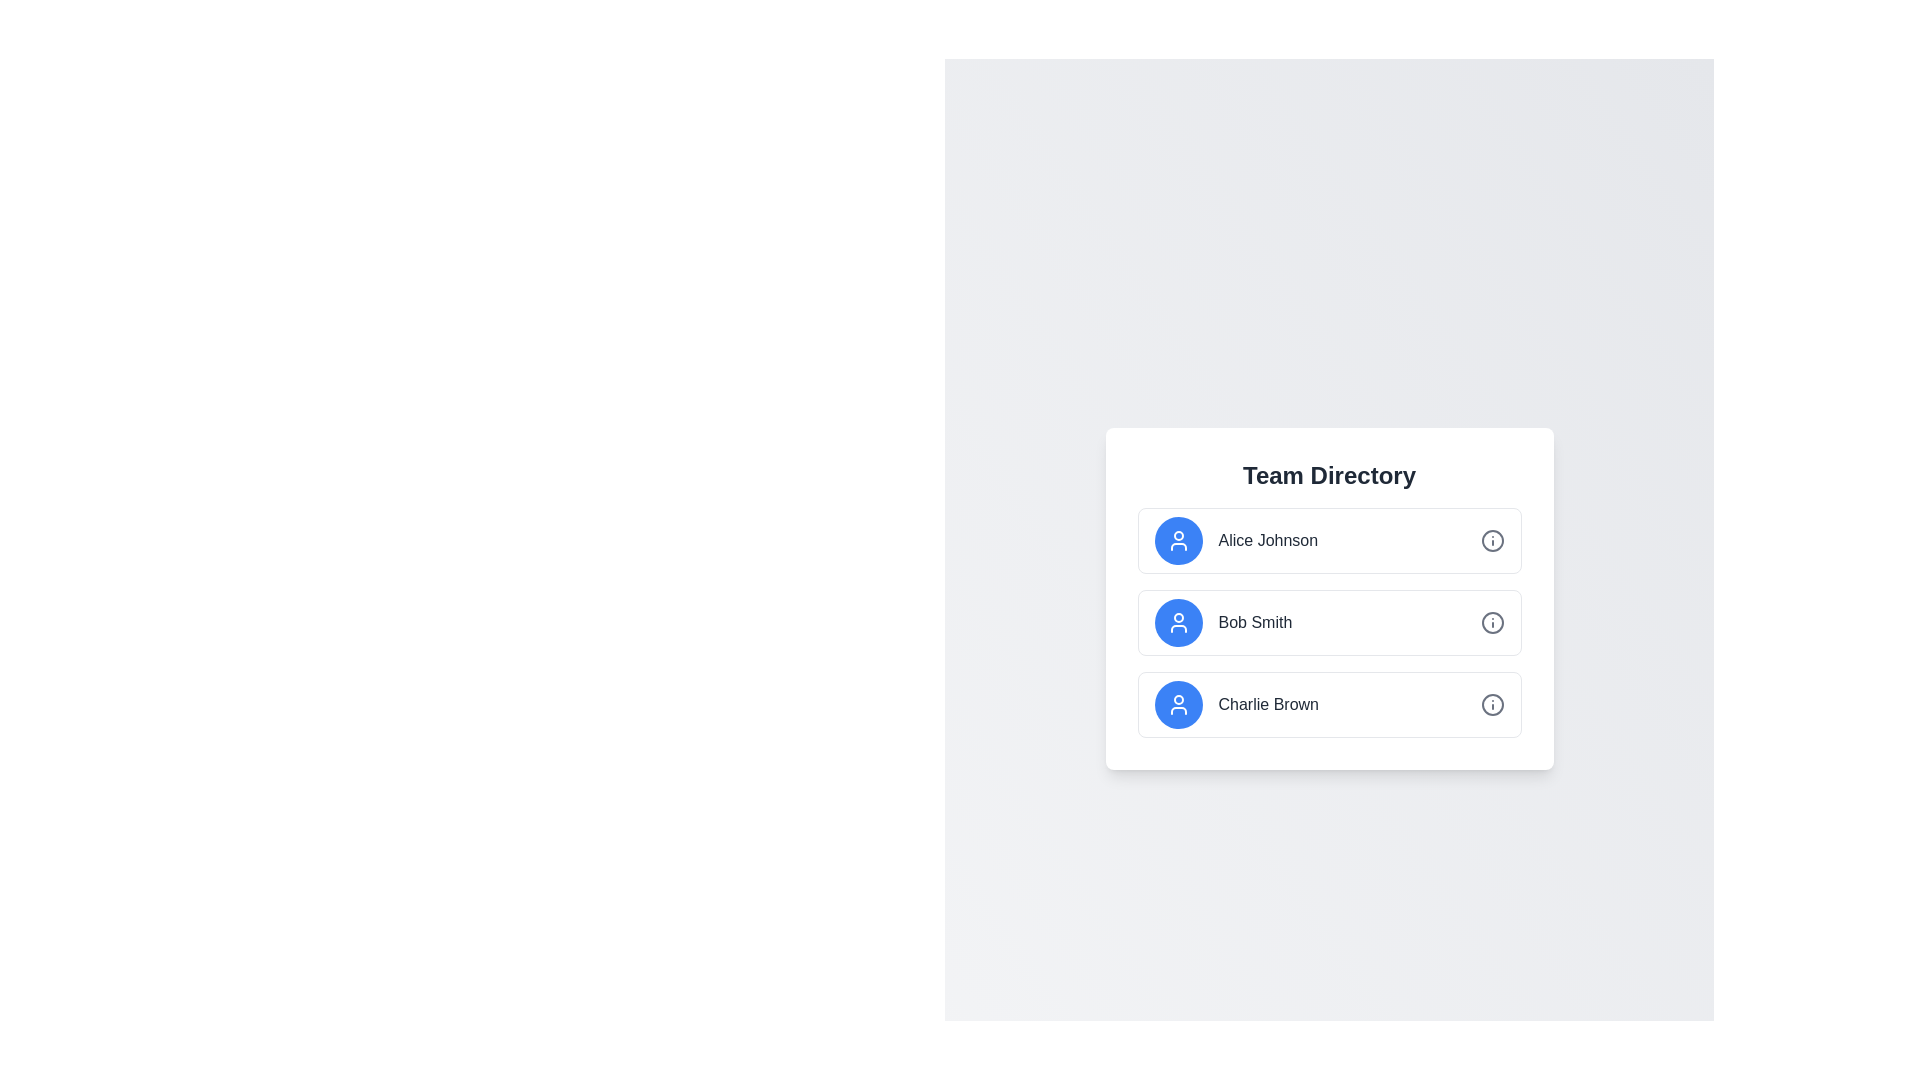 The width and height of the screenshot is (1920, 1080). I want to click on the circular 'info' icon with a hollow center and gray border located at the far right side of the row containing the text 'Alice Johnson', so click(1492, 540).